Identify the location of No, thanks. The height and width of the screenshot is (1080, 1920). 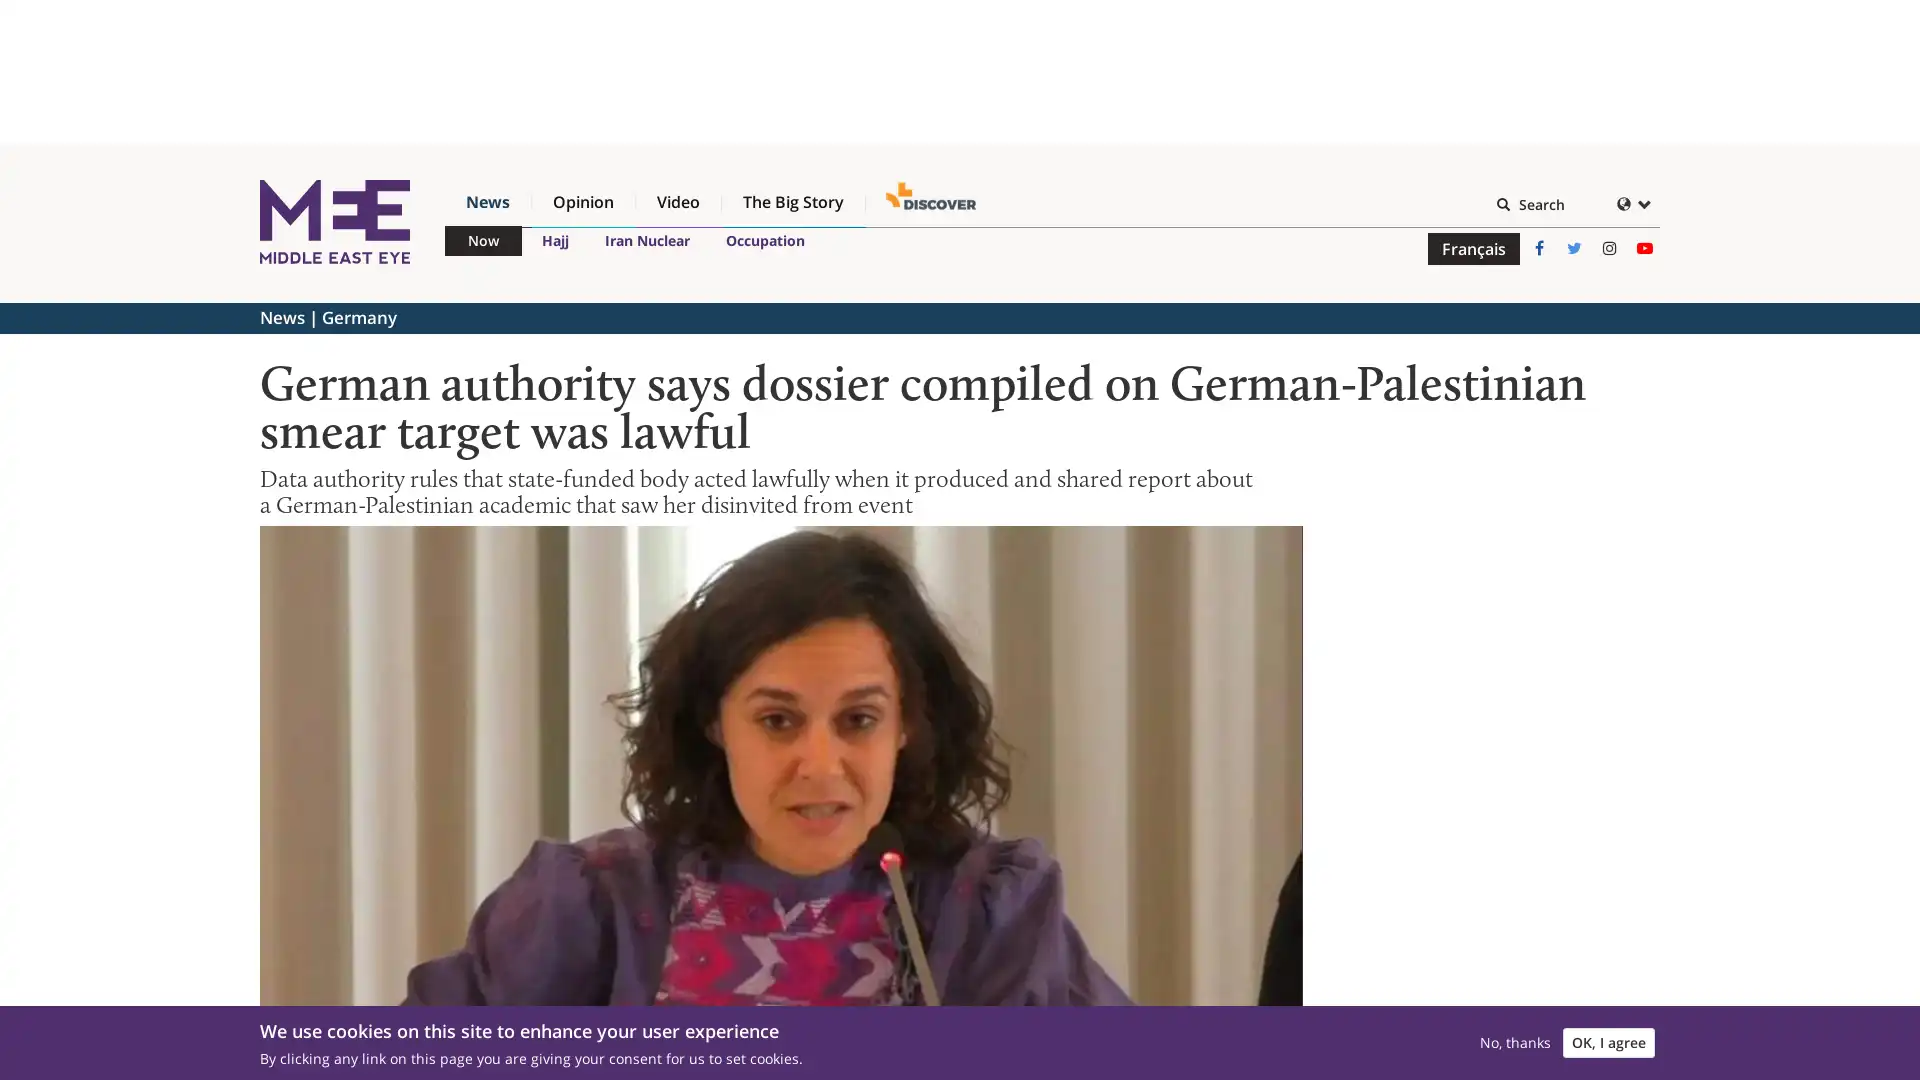
(1515, 1035).